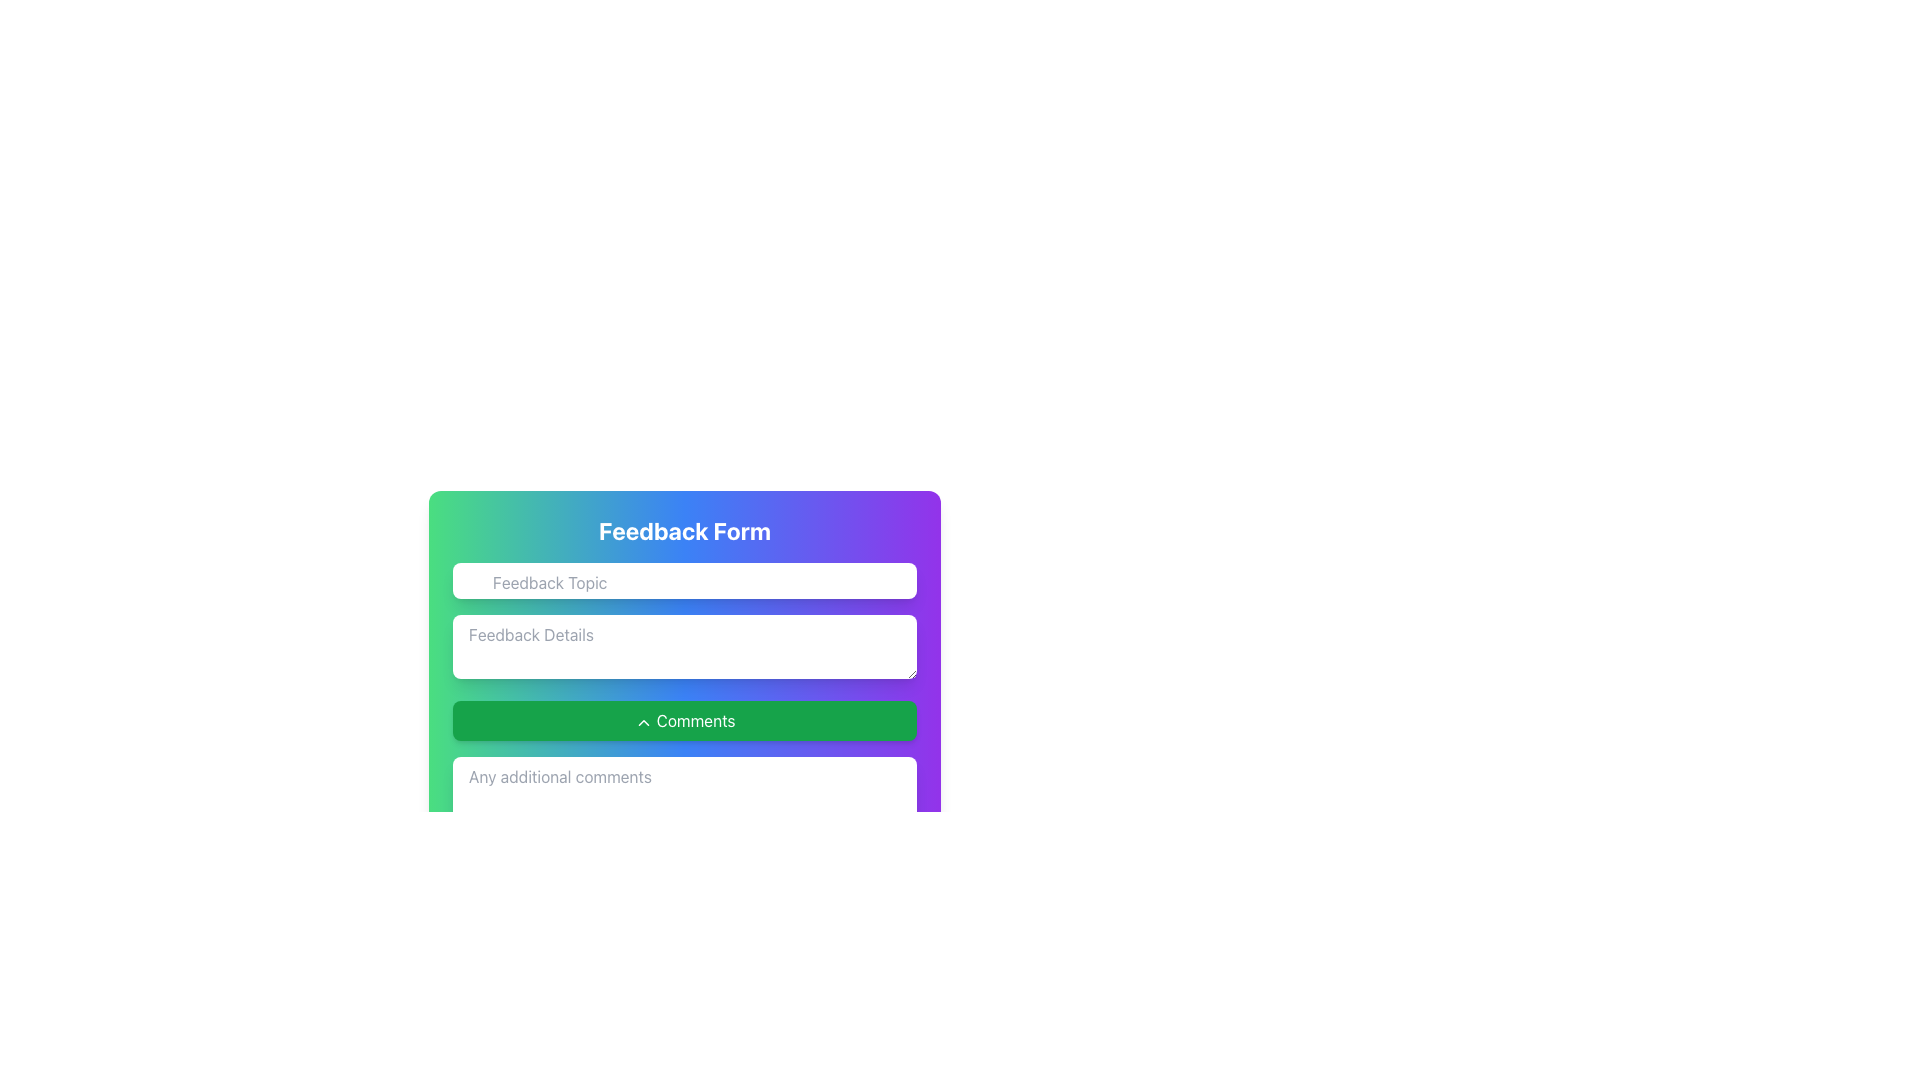 The width and height of the screenshot is (1920, 1080). I want to click on the 'Comments' button located in the middle part of the 'Feedback Form', so click(685, 721).